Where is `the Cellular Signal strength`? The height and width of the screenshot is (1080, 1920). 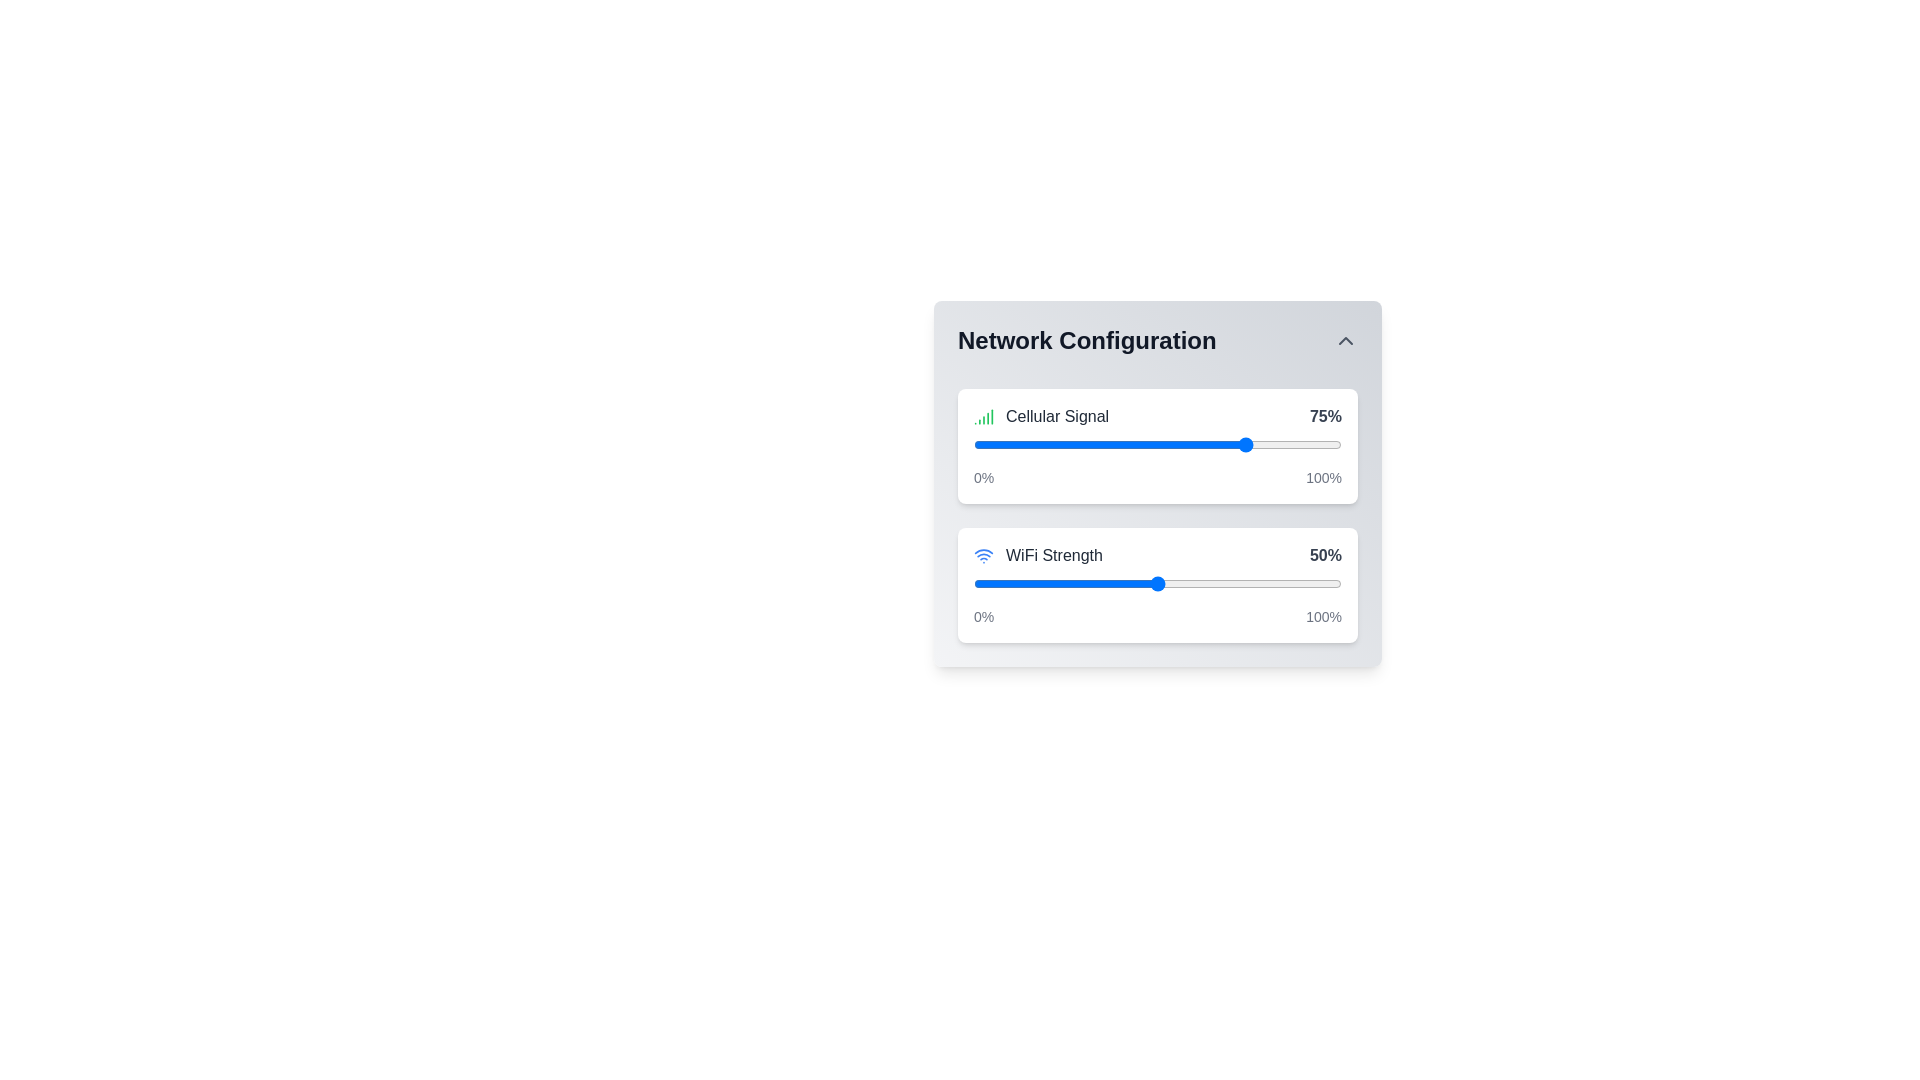
the Cellular Signal strength is located at coordinates (1003, 443).